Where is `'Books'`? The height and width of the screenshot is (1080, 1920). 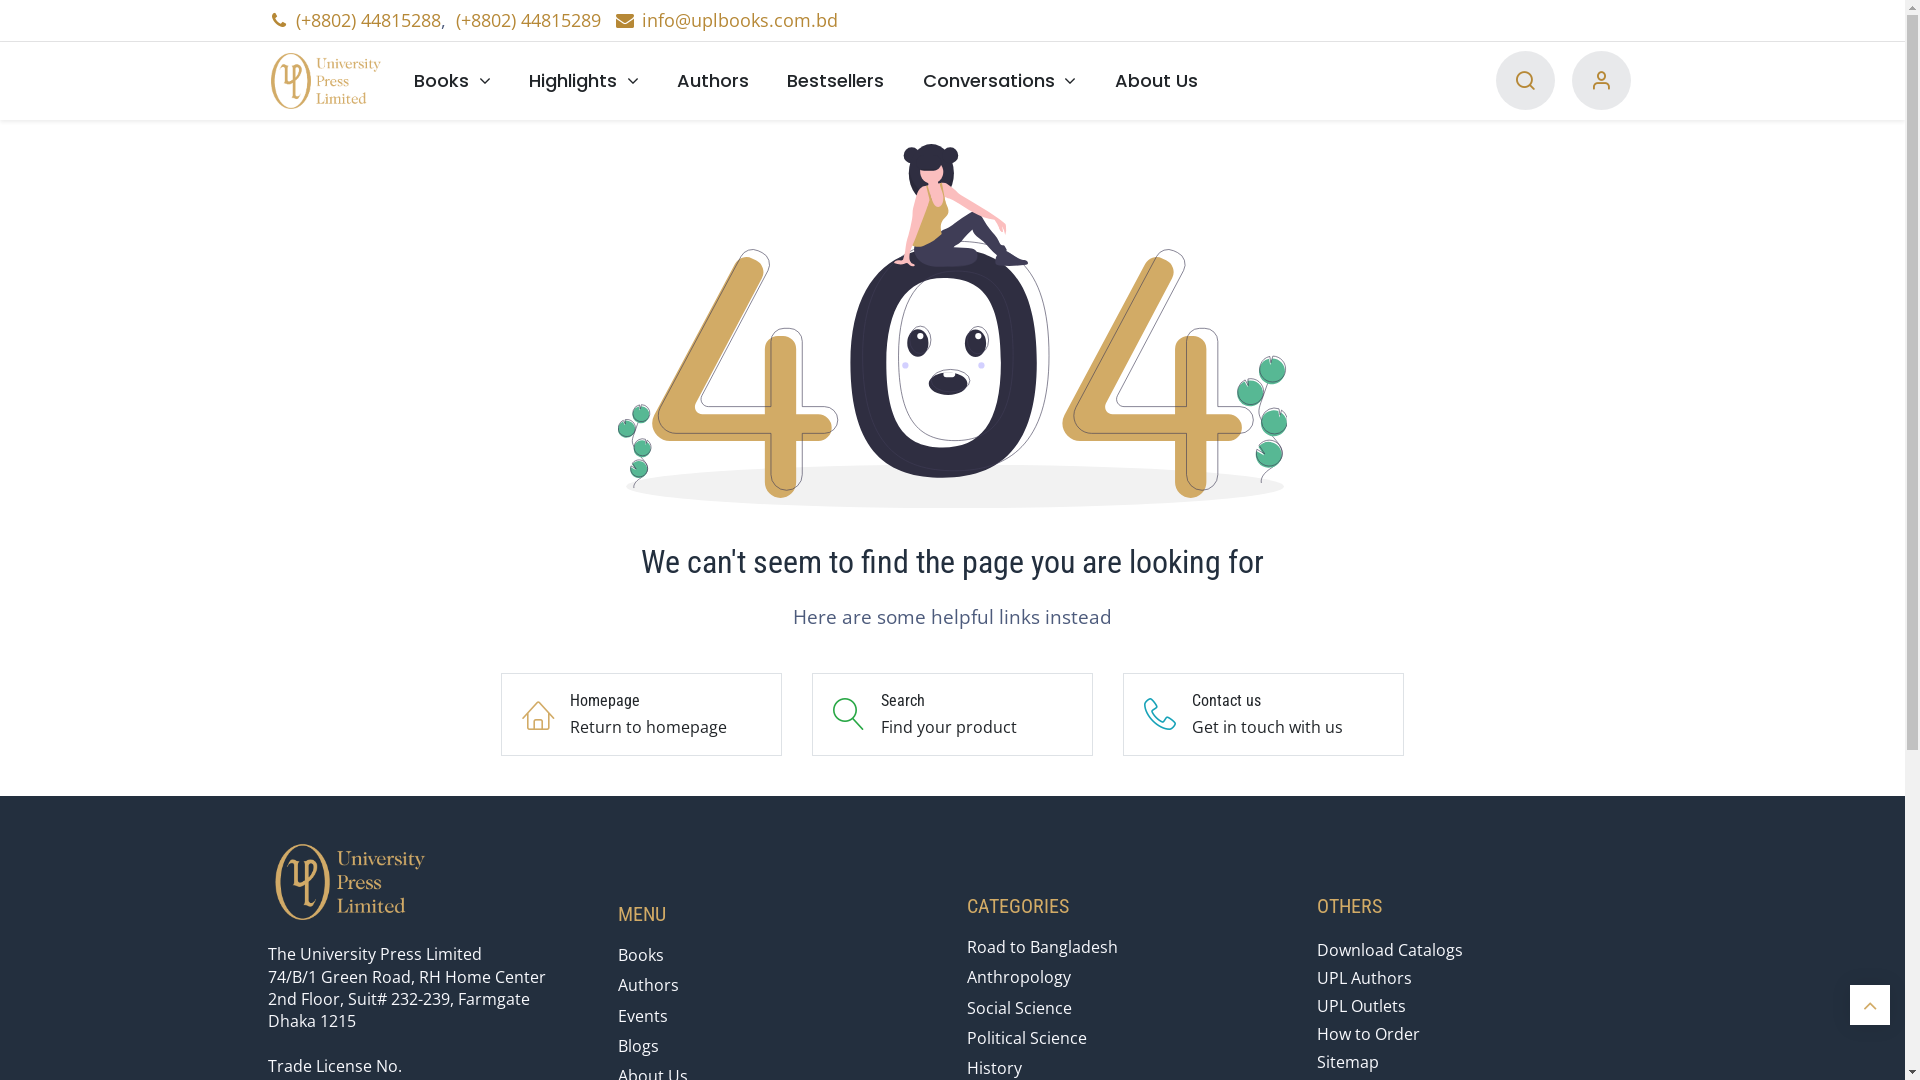 'Books' is located at coordinates (641, 954).